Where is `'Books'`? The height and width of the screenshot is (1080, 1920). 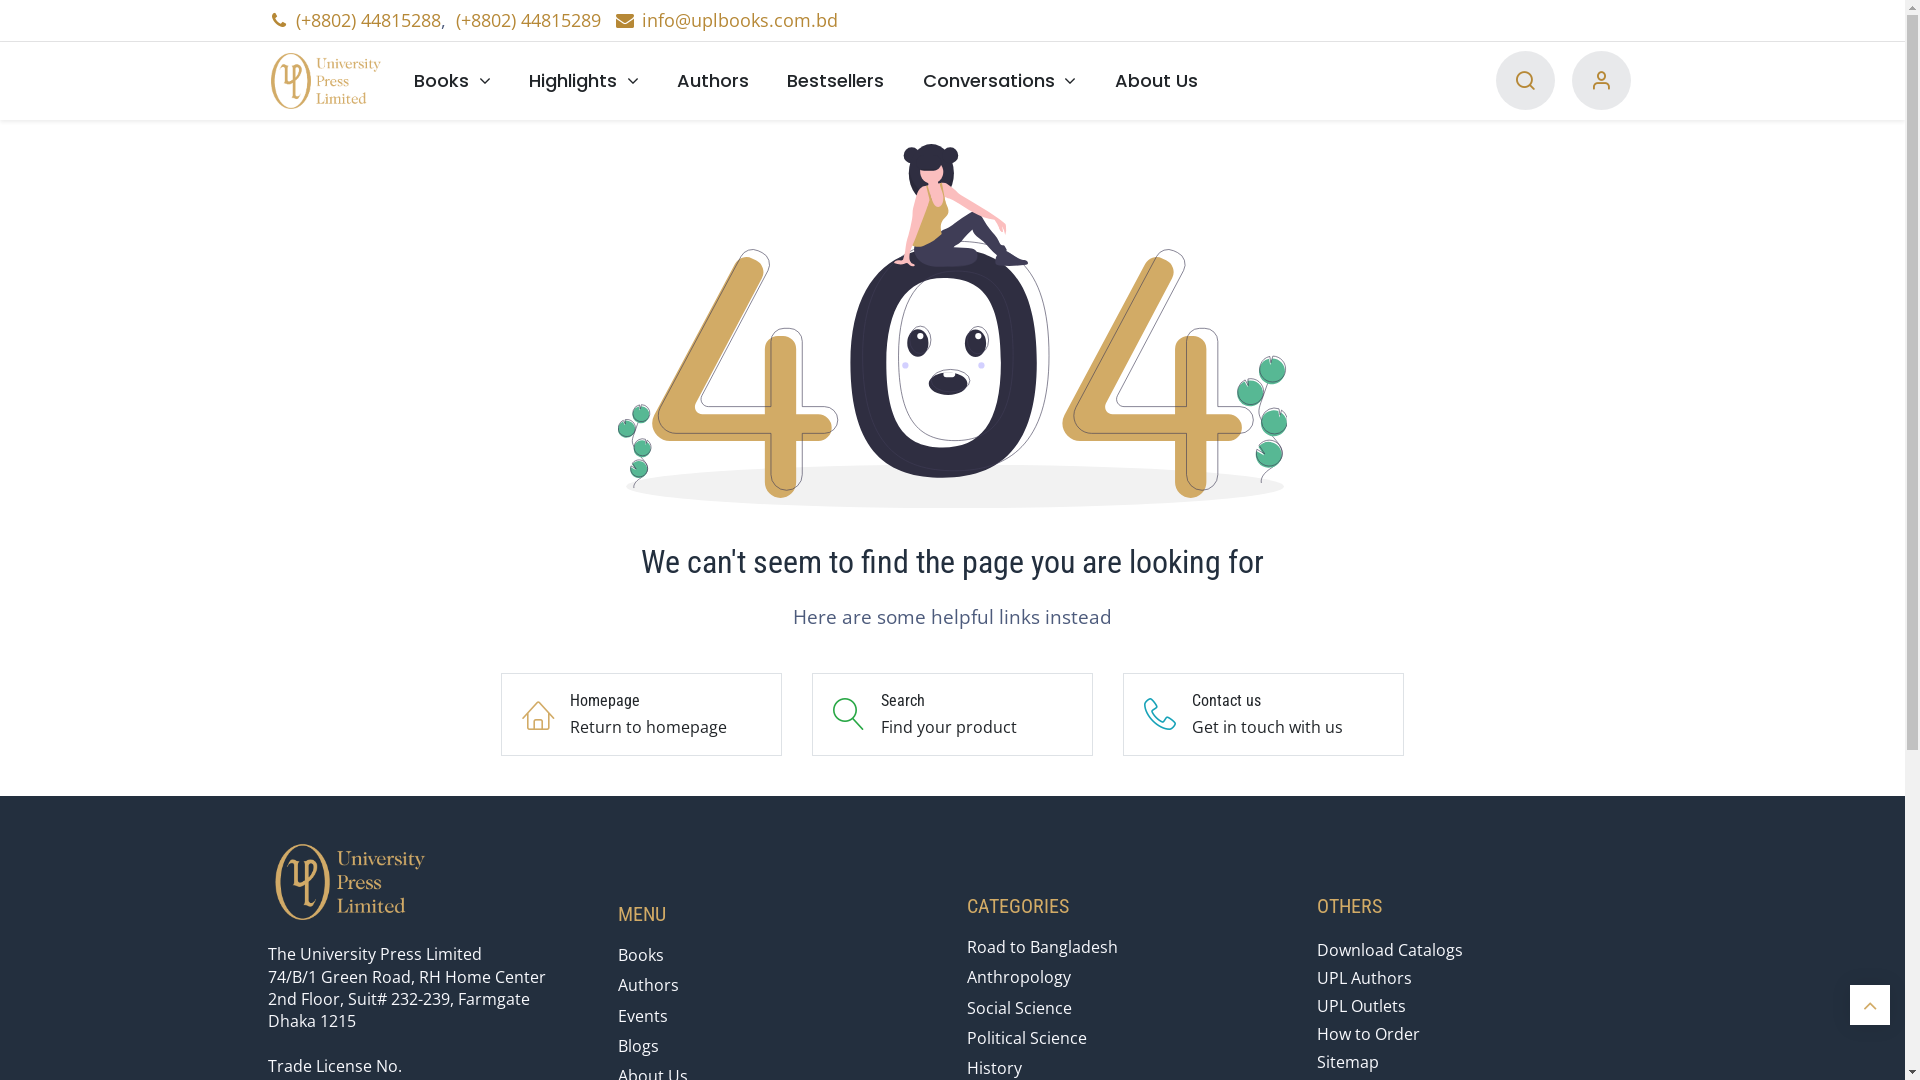 'Books' is located at coordinates (641, 954).